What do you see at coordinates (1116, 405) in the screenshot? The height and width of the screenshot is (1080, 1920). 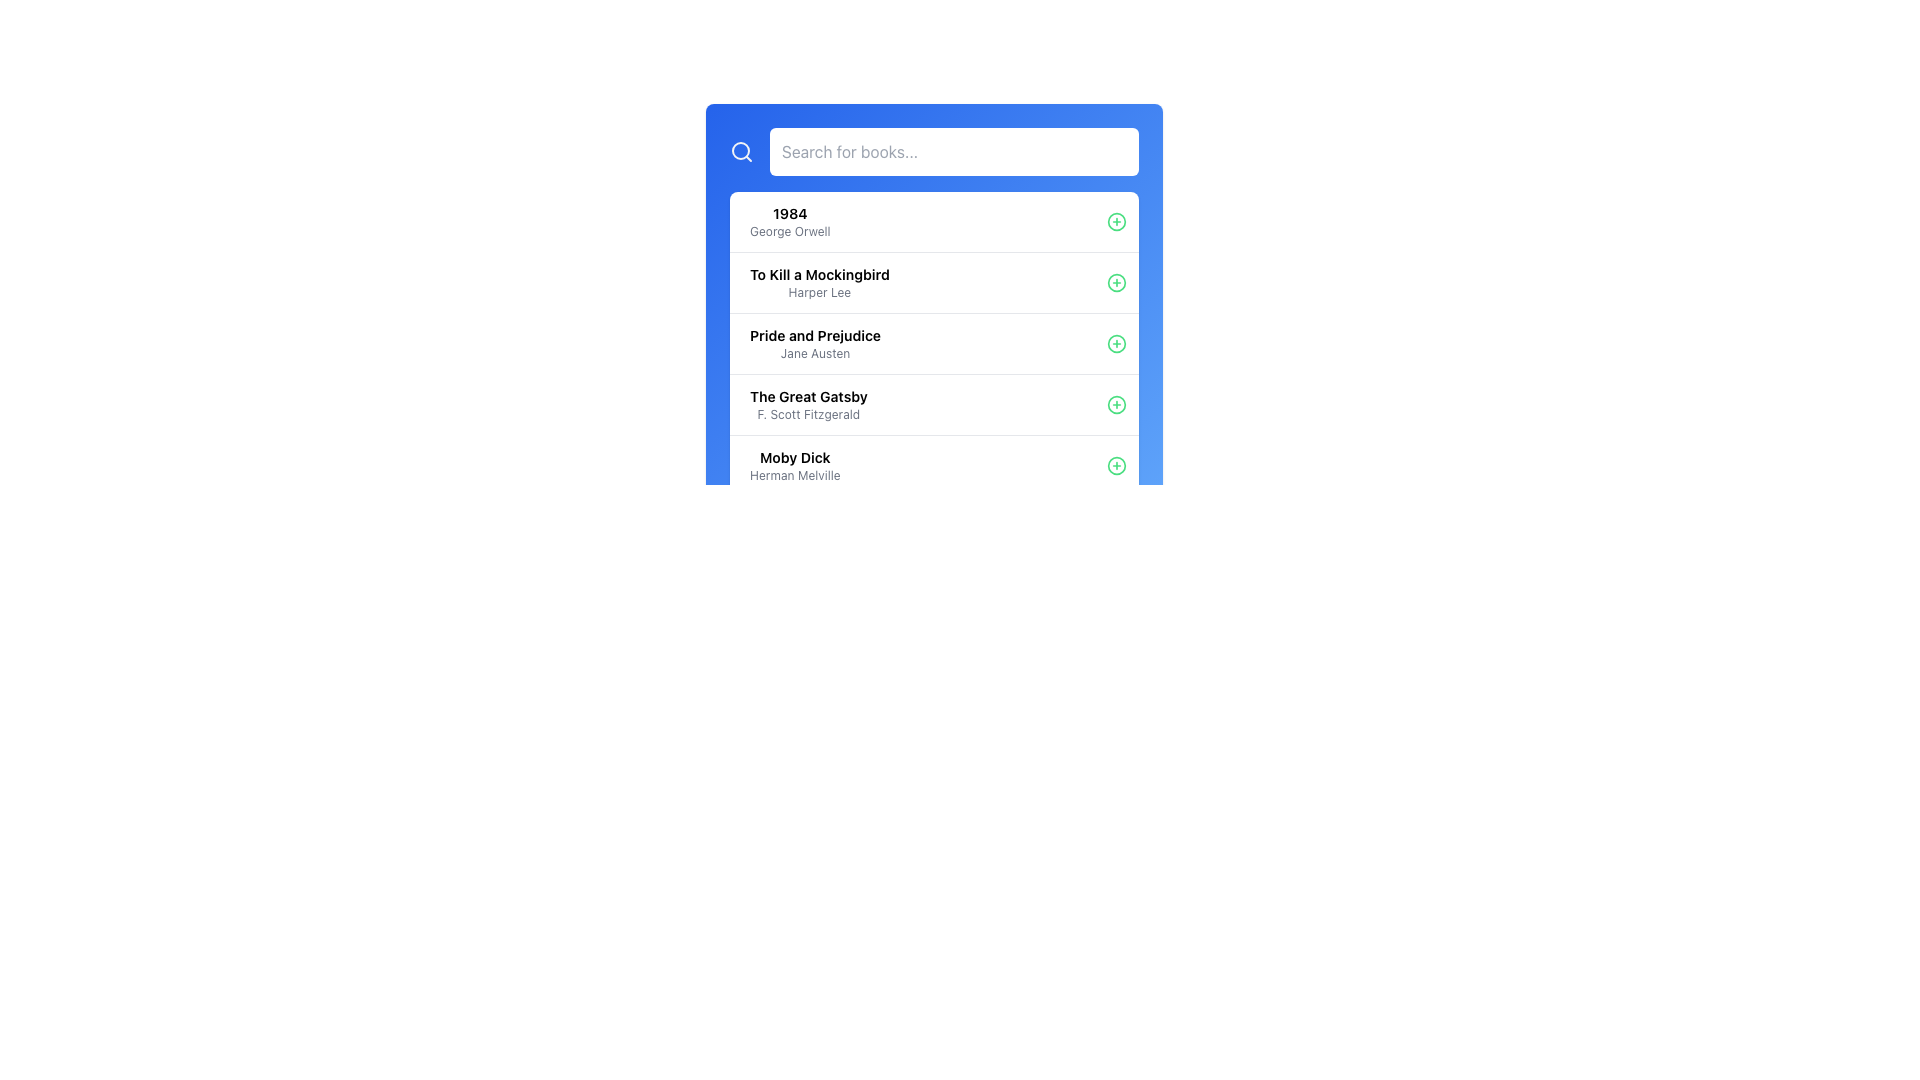 I see `the Circle SVG shape within the icon that allows user interaction with the list item 'The Great Gatsby', located in the fourth row and aligned to the right` at bounding box center [1116, 405].